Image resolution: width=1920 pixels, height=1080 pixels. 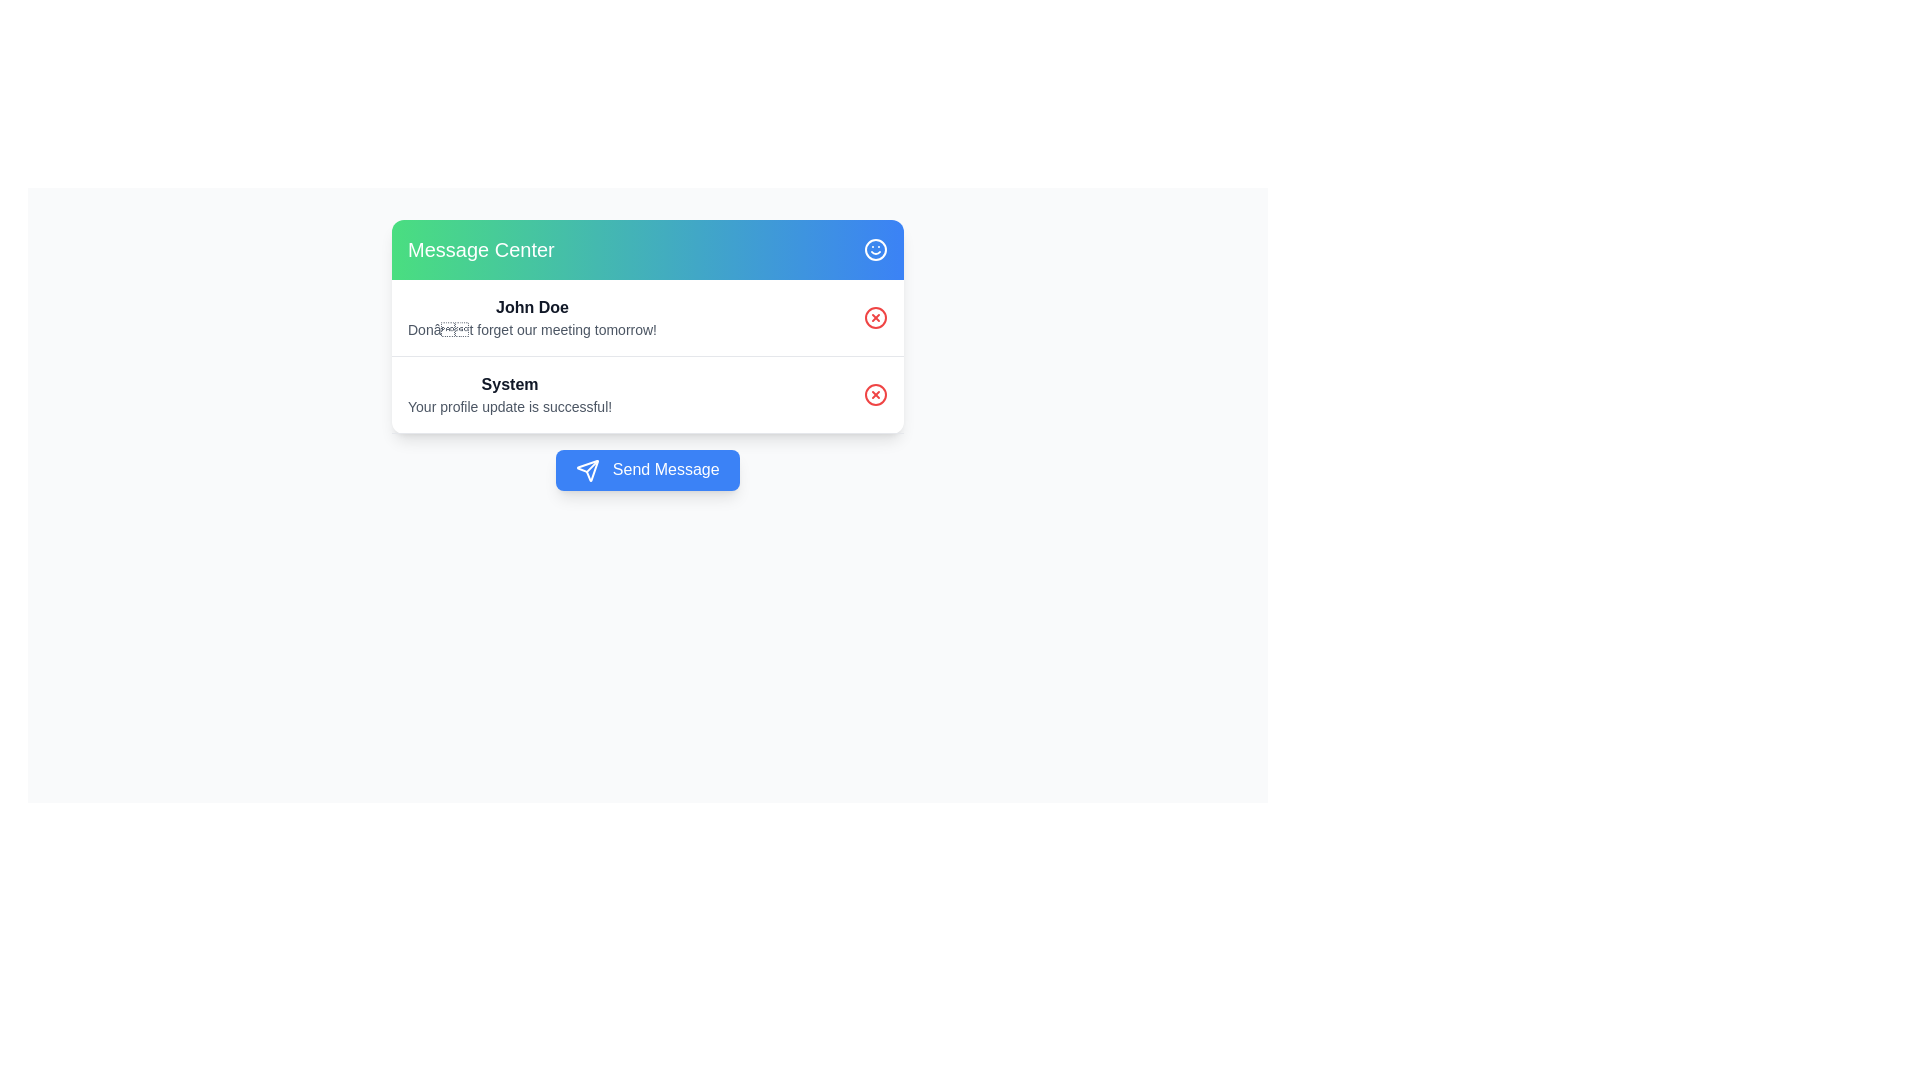 What do you see at coordinates (875, 249) in the screenshot?
I see `the circular graphic component of the smiling face icon, which is part of an SVG and located to the right of the 'Message Center' header` at bounding box center [875, 249].